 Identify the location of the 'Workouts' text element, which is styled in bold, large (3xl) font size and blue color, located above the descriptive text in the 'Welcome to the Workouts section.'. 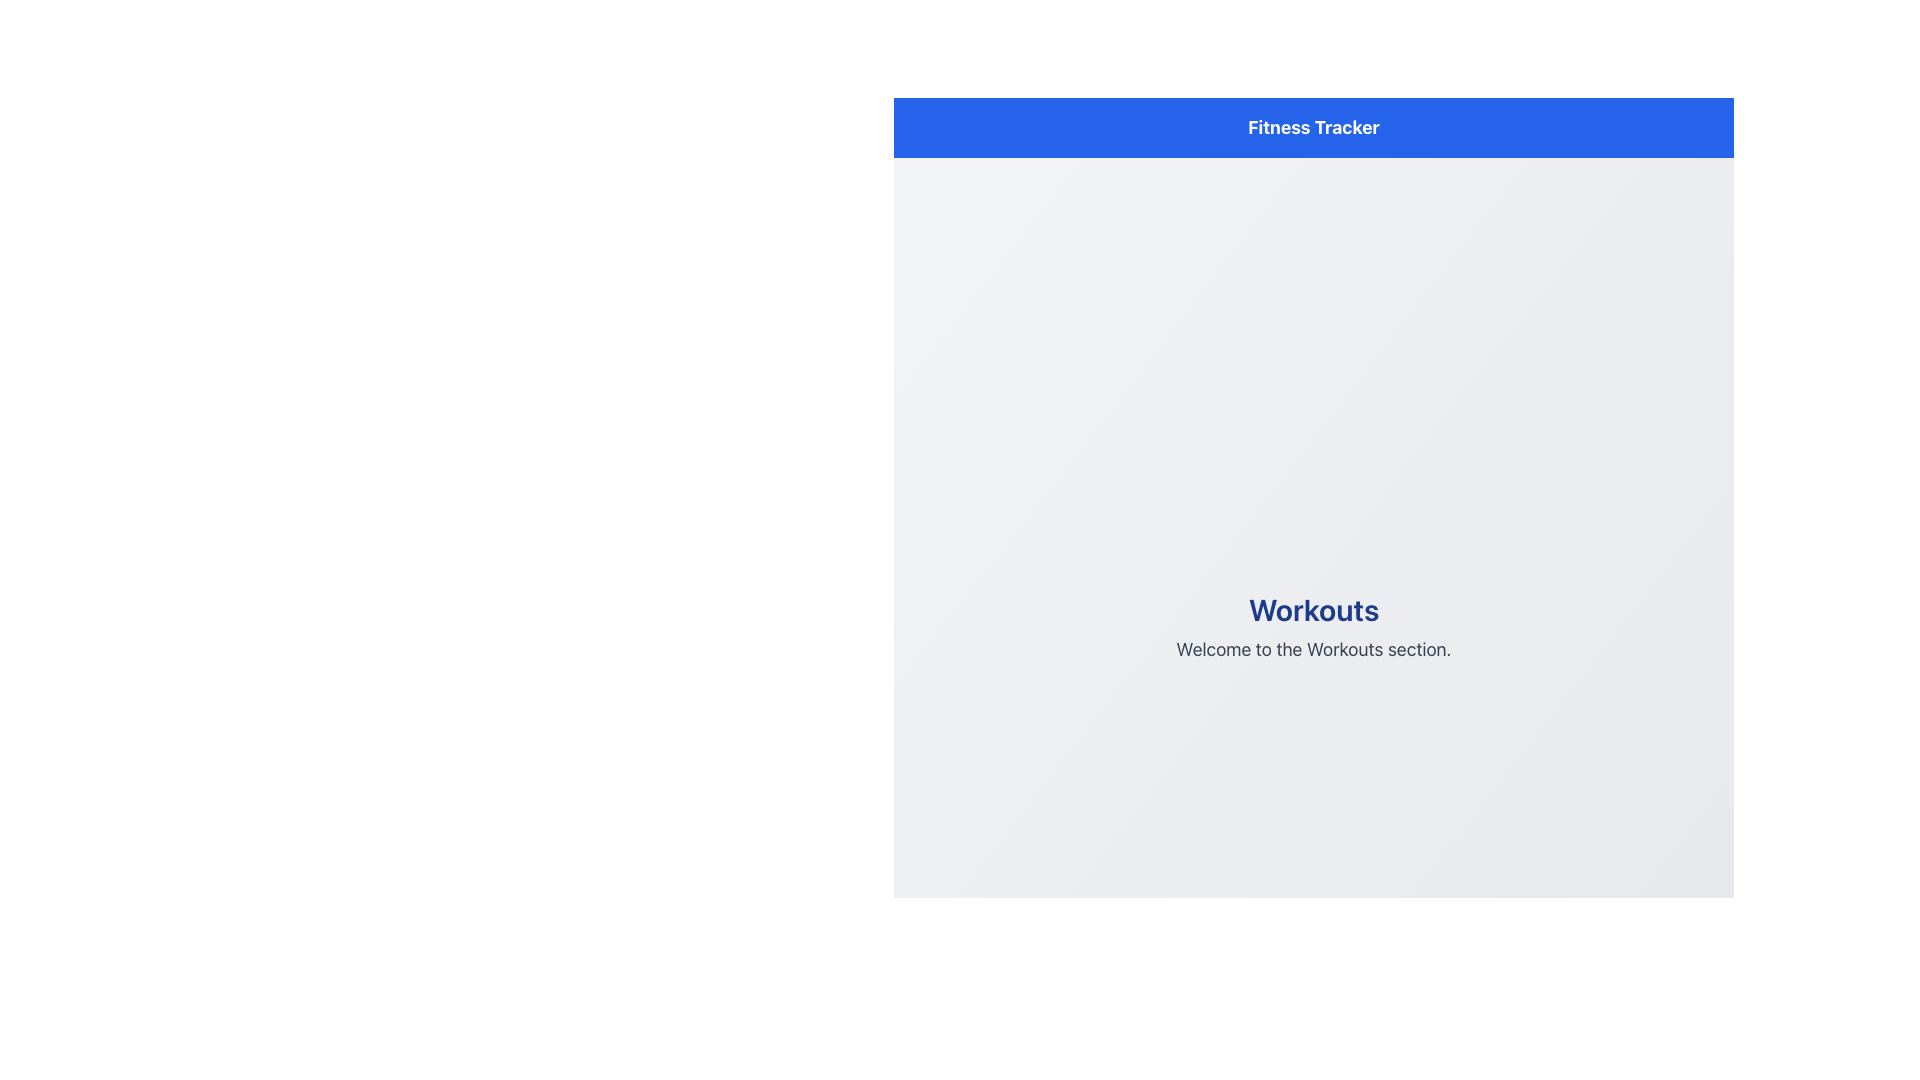
(1314, 608).